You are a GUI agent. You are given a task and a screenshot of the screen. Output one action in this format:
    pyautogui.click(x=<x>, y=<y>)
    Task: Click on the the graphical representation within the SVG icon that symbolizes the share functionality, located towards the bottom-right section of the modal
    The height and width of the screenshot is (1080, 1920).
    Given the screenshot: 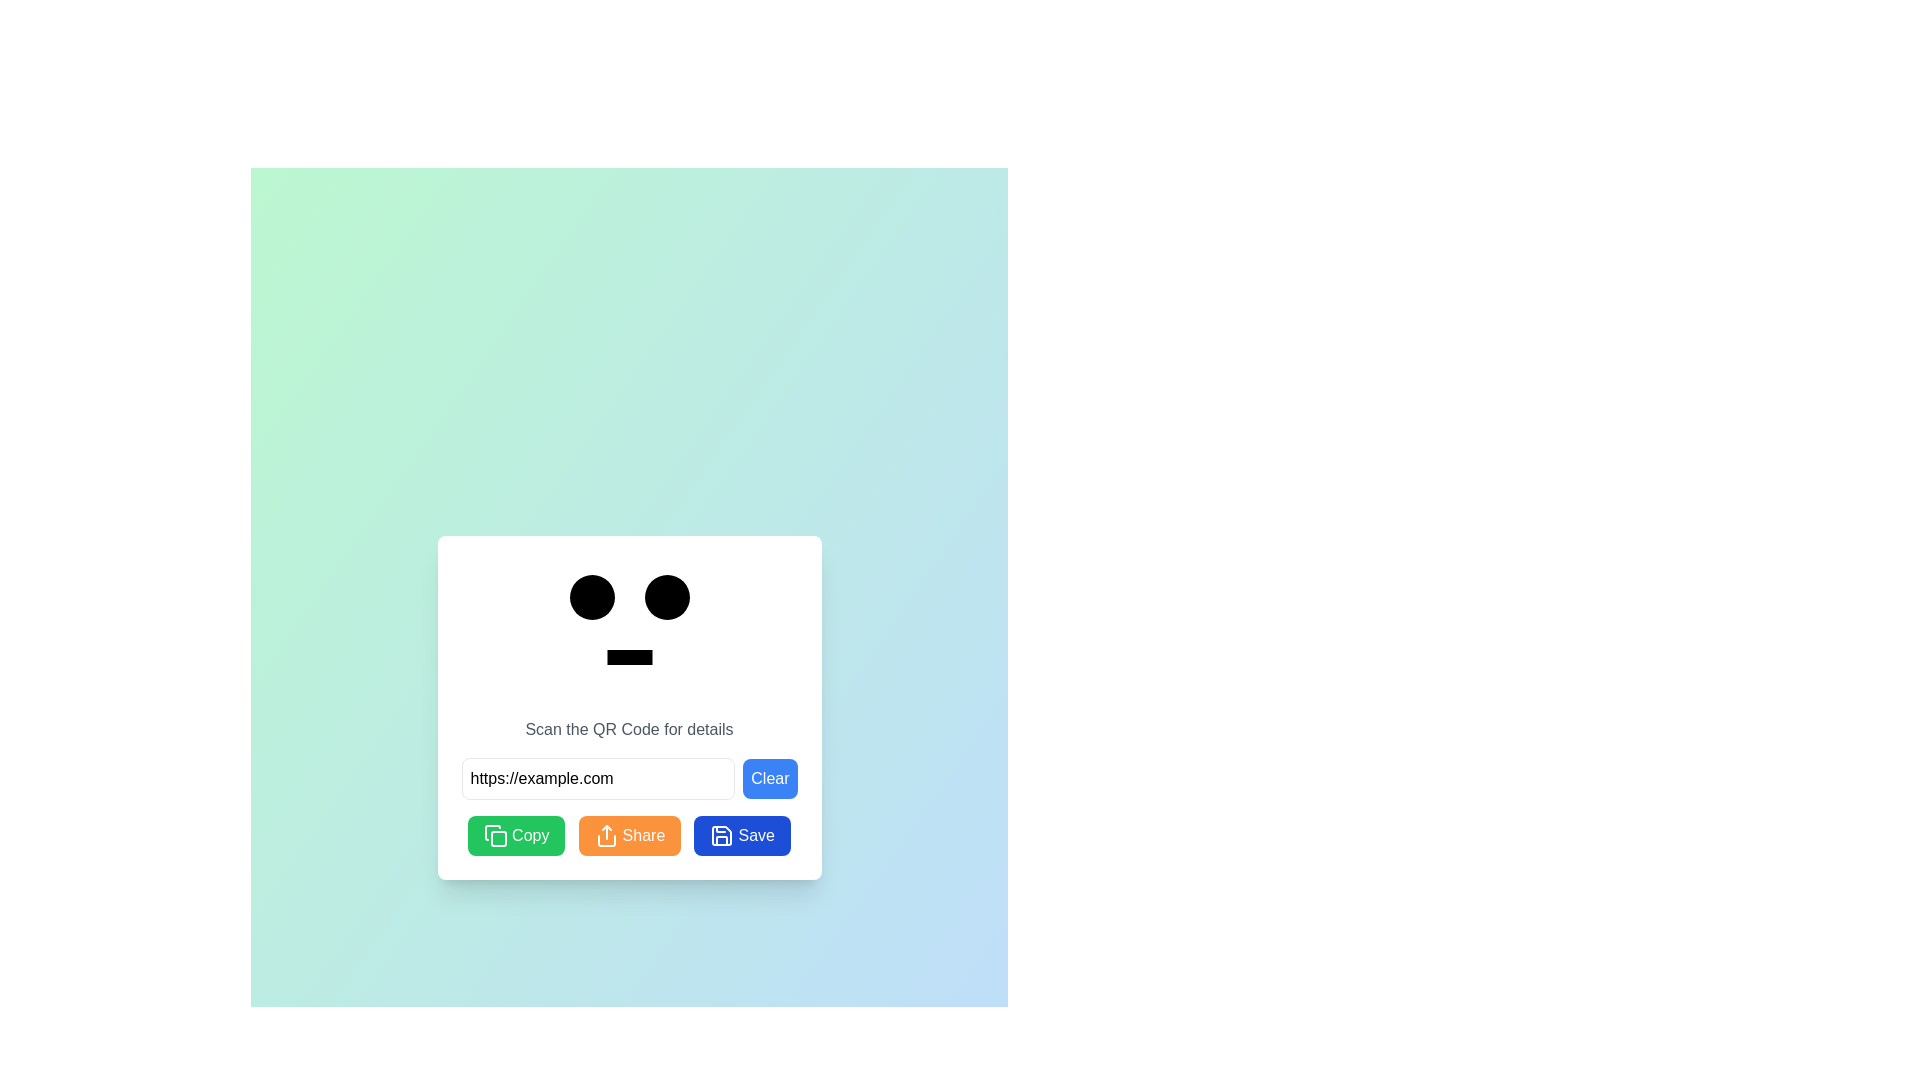 What is the action you would take?
    pyautogui.click(x=605, y=840)
    